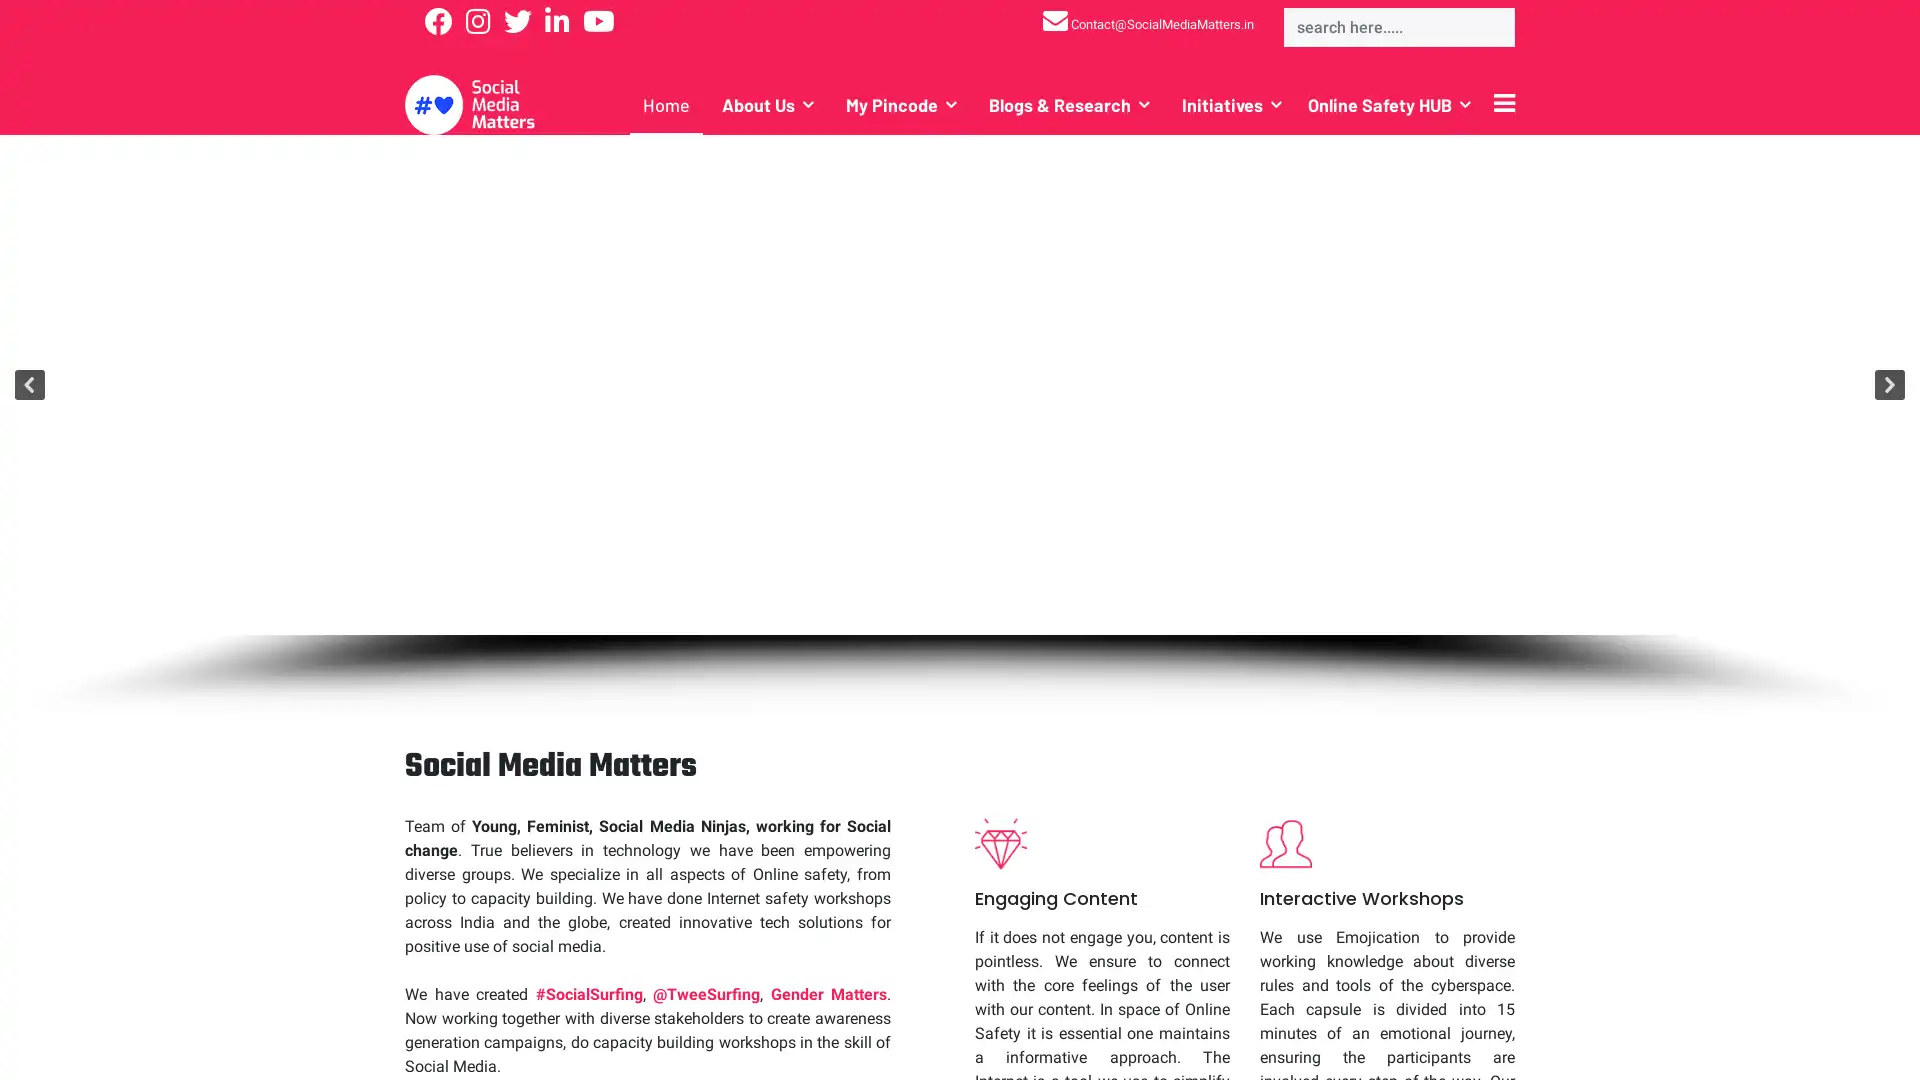  What do you see at coordinates (878, 615) in the screenshot?
I see `Be-Aware-India-Tour-Pondicherry.jpg` at bounding box center [878, 615].